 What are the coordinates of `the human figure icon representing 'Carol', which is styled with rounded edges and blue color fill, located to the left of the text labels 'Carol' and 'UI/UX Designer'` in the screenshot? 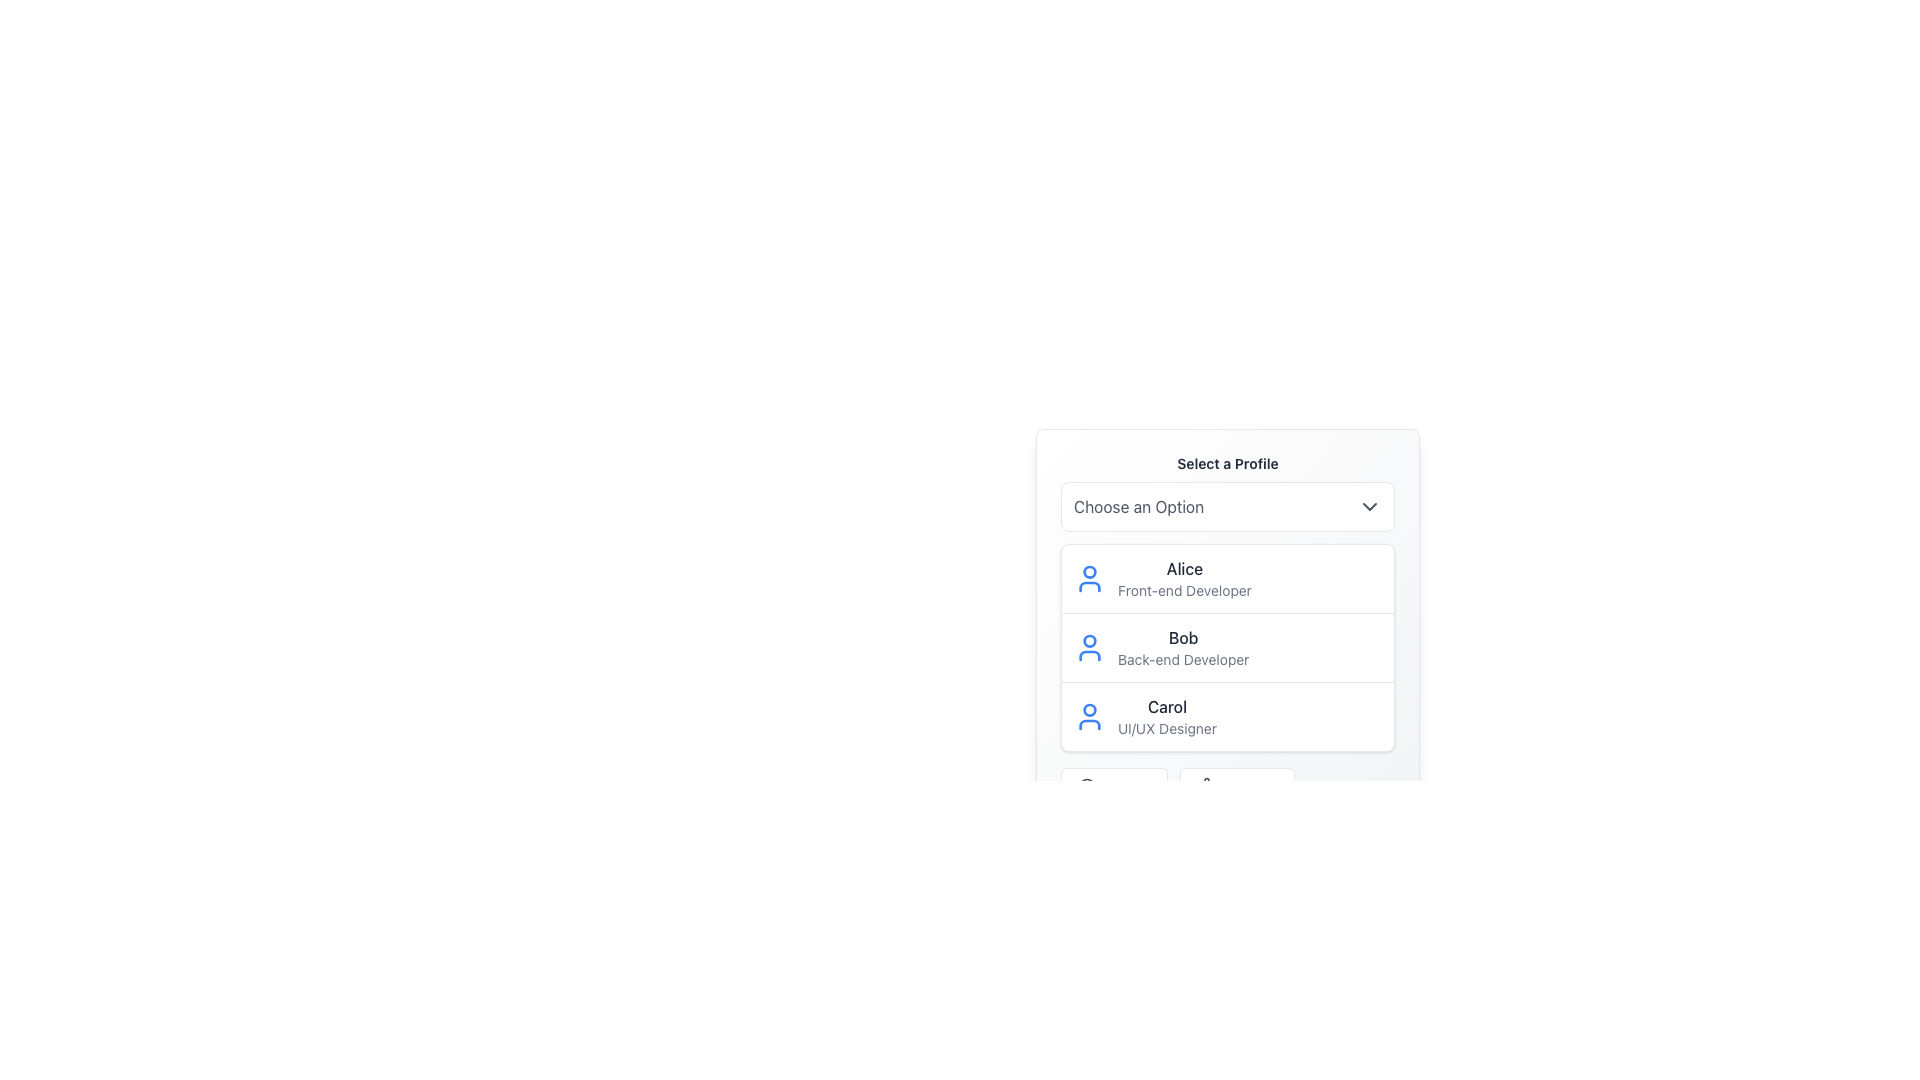 It's located at (1088, 716).